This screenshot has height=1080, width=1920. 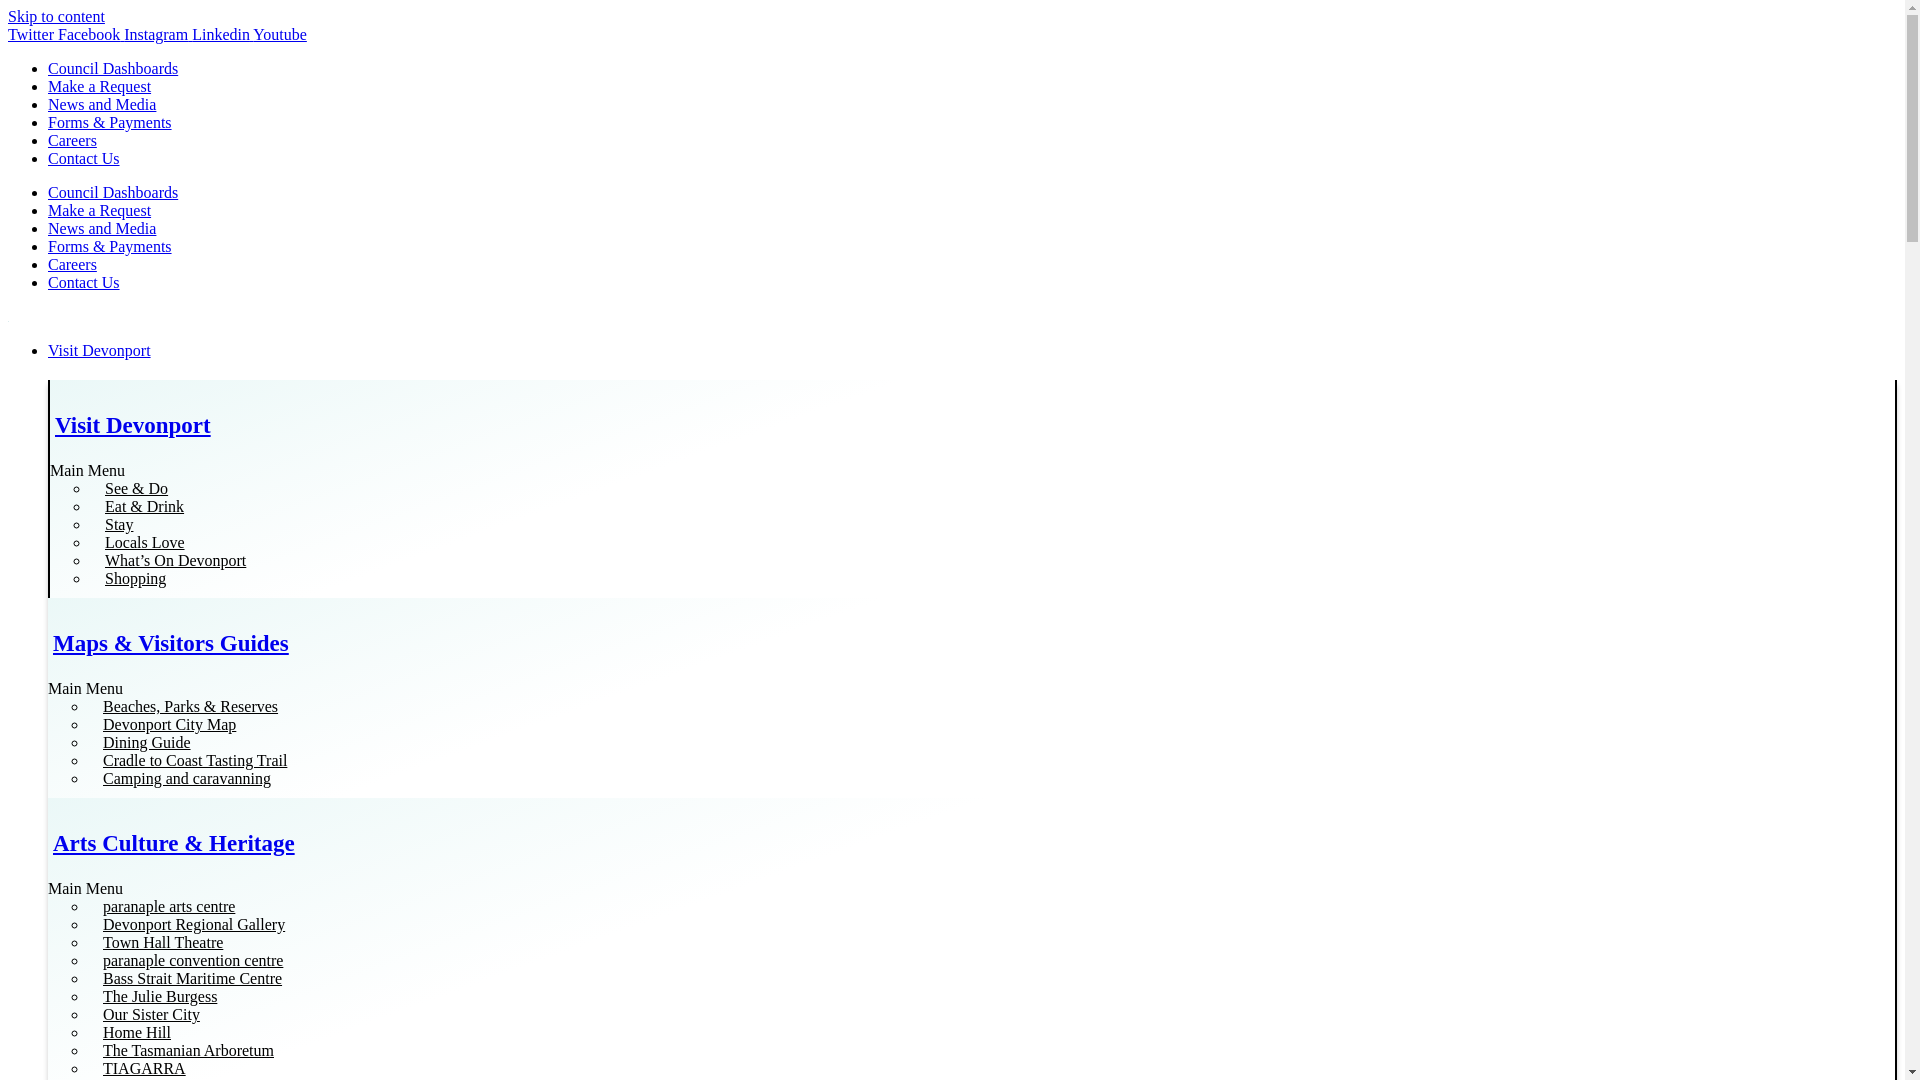 What do you see at coordinates (109, 245) in the screenshot?
I see `'Forms & Payments'` at bounding box center [109, 245].